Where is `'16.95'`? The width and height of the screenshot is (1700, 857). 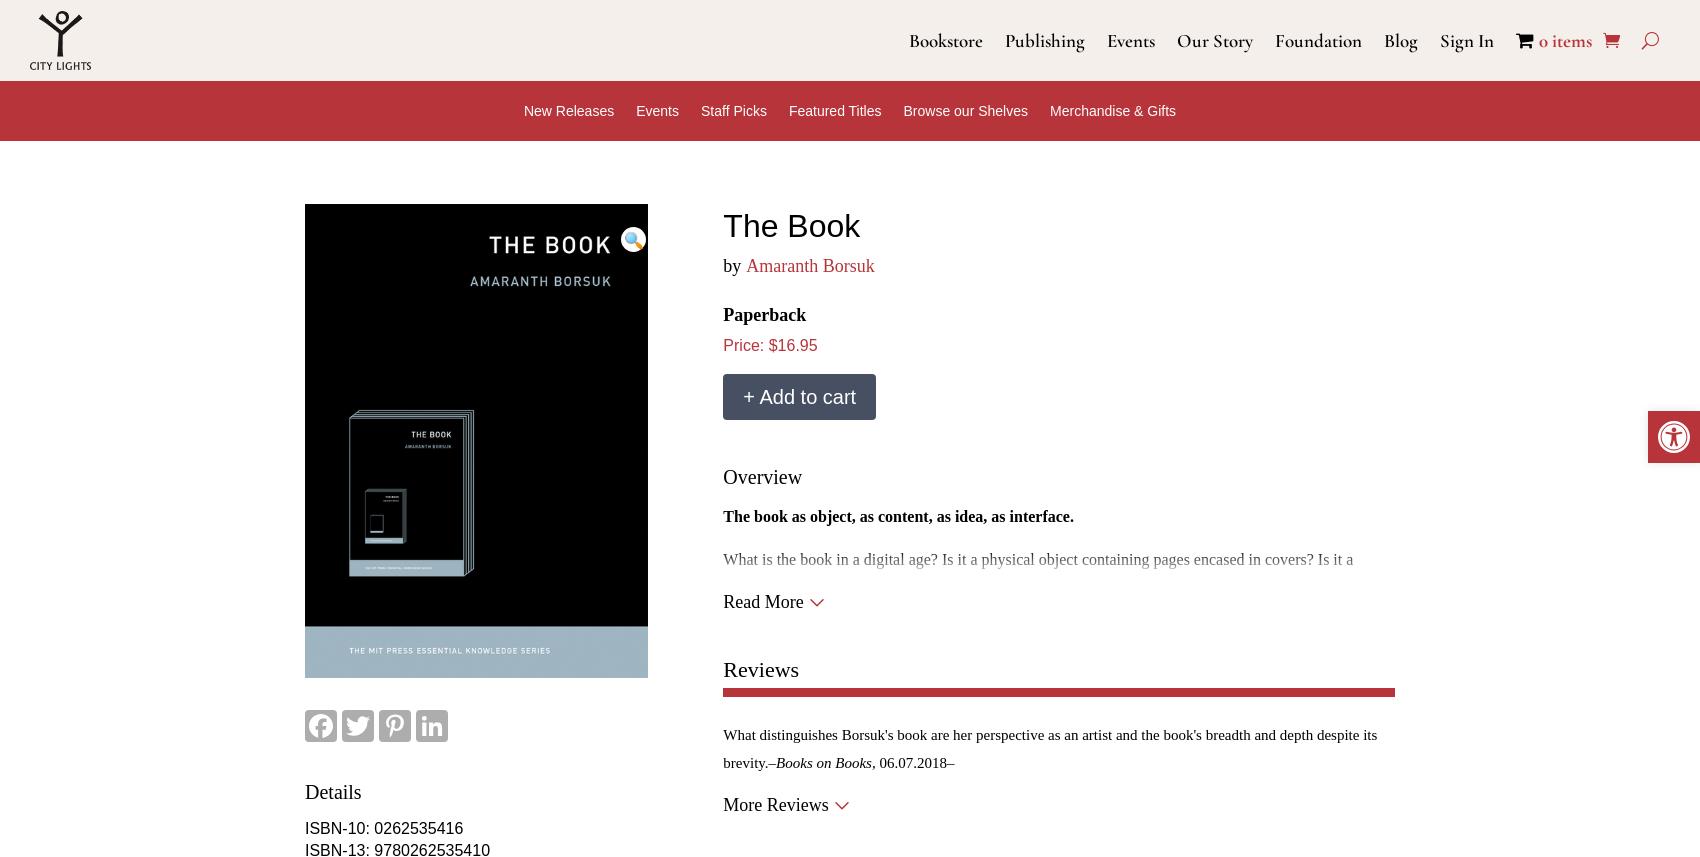 '16.95' is located at coordinates (776, 344).